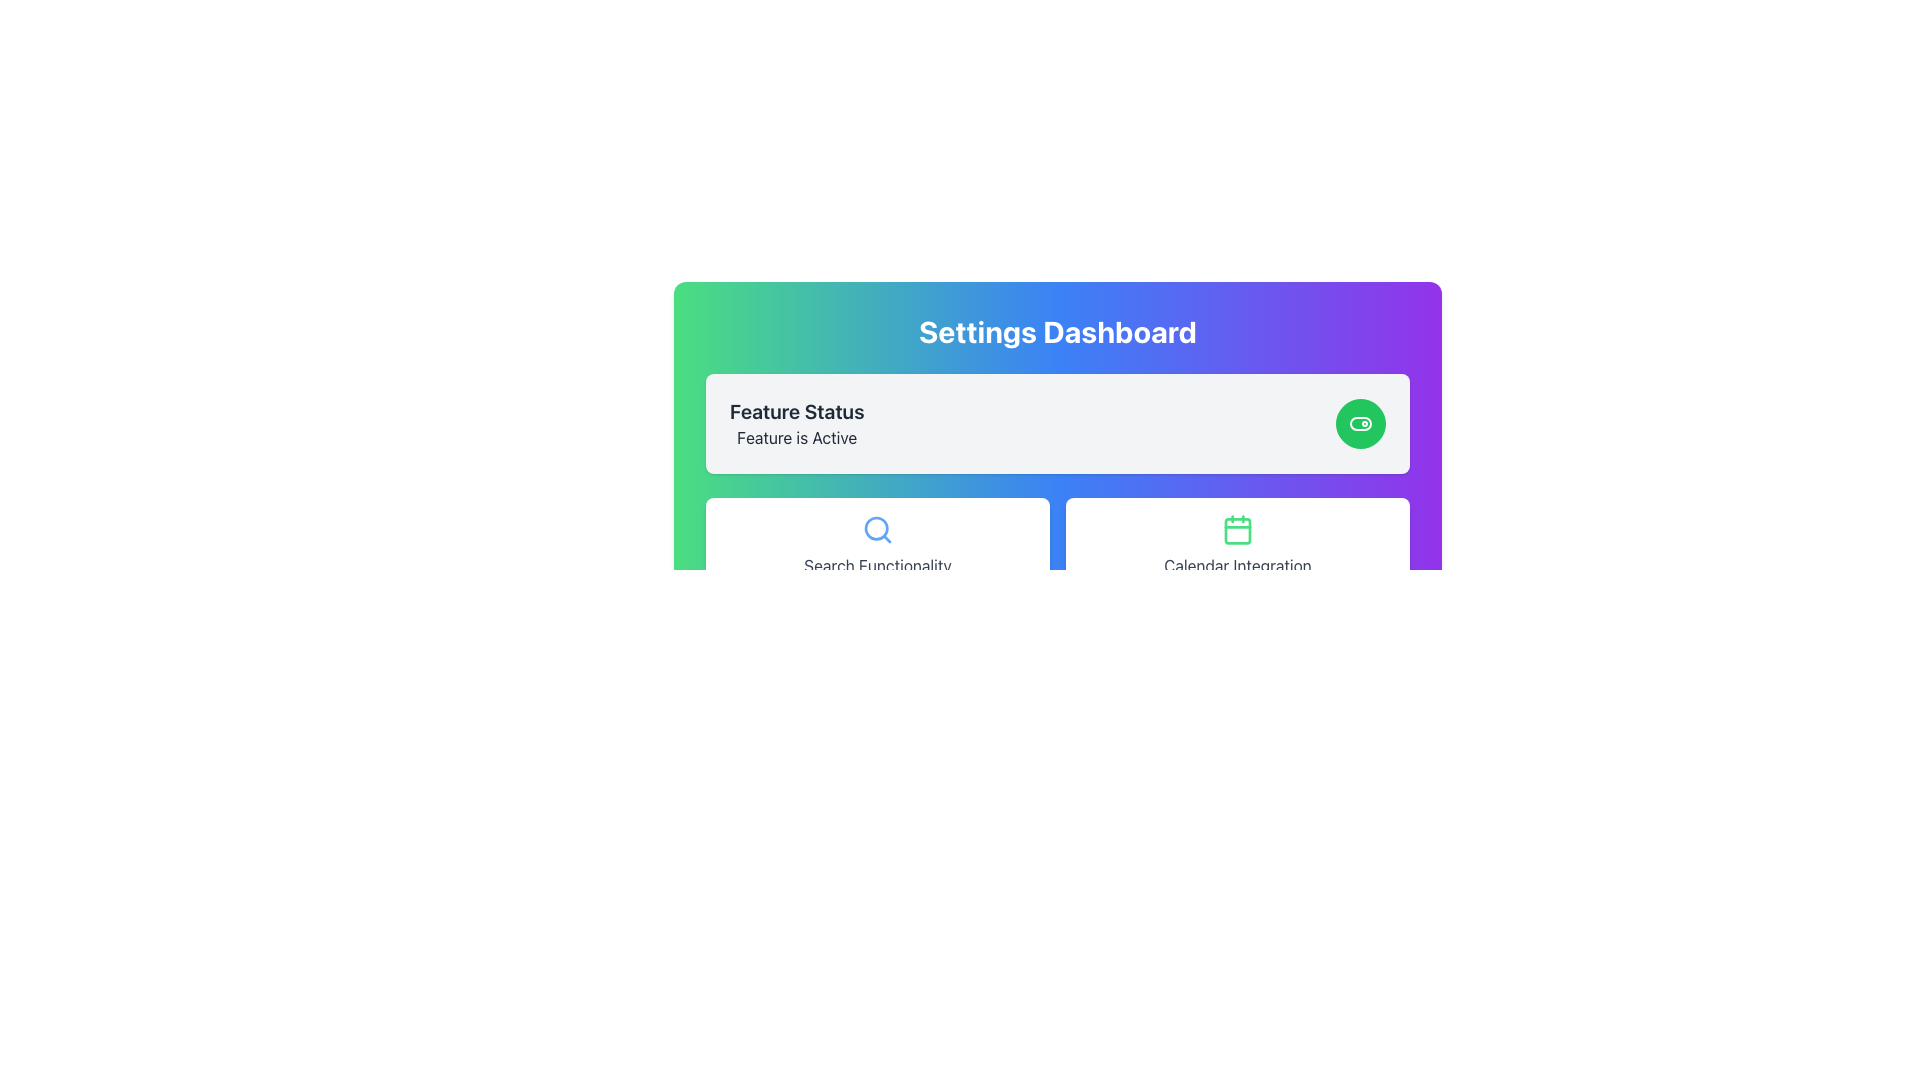  I want to click on the toggle button located at the far-right side of the 'Feature Status' section to observe the hover effect, so click(1360, 423).